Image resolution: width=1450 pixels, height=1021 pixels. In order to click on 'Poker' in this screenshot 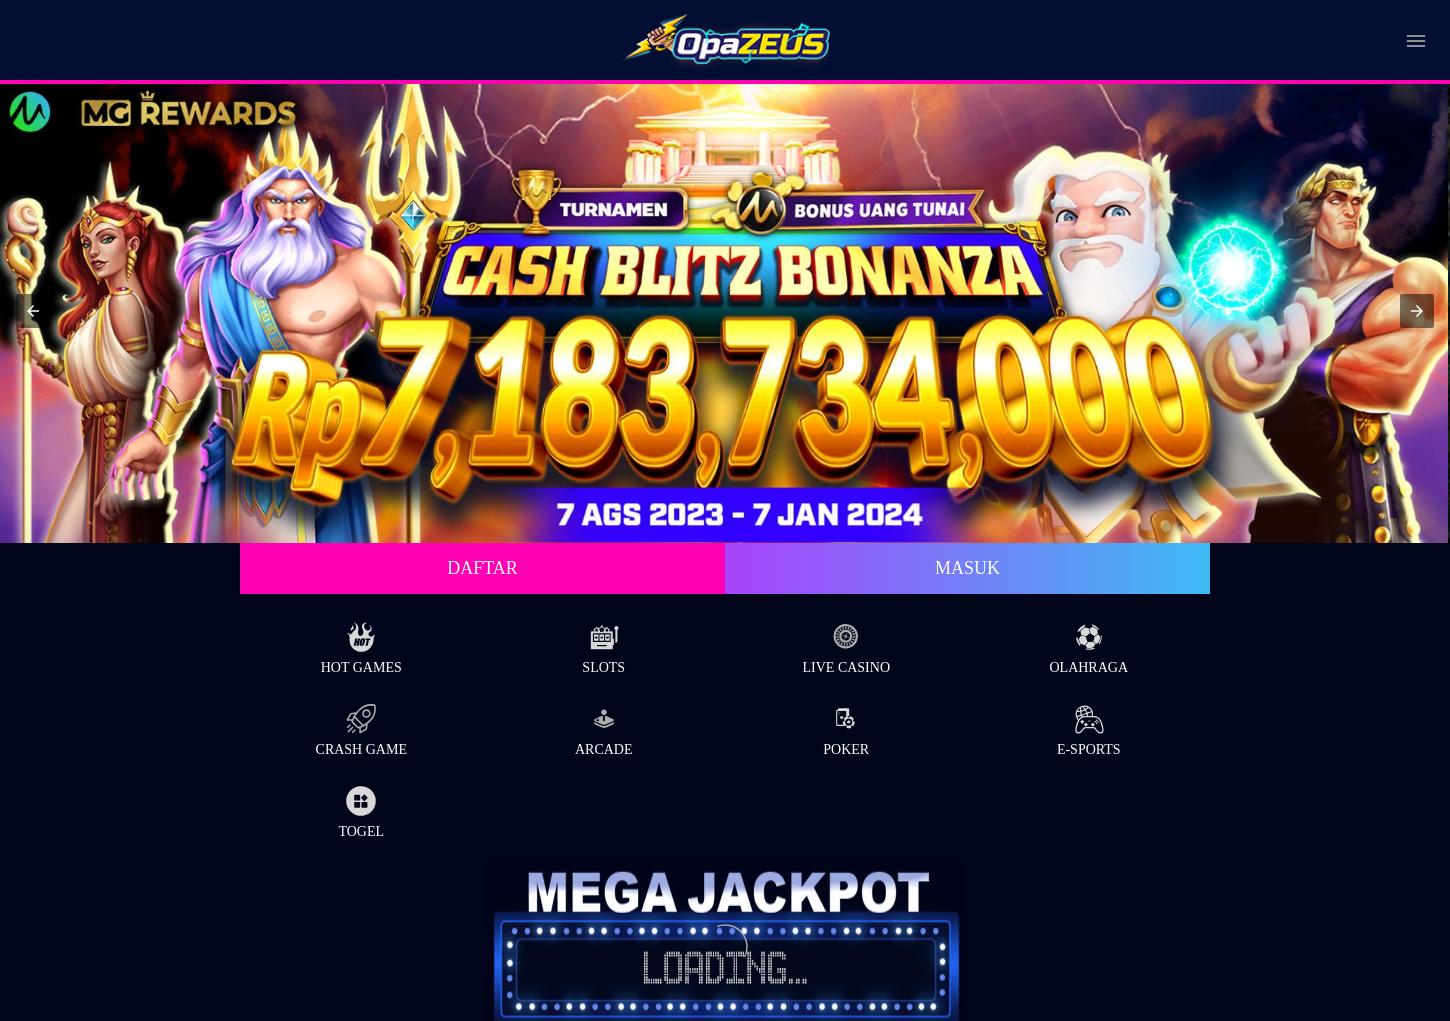, I will do `click(845, 748)`.